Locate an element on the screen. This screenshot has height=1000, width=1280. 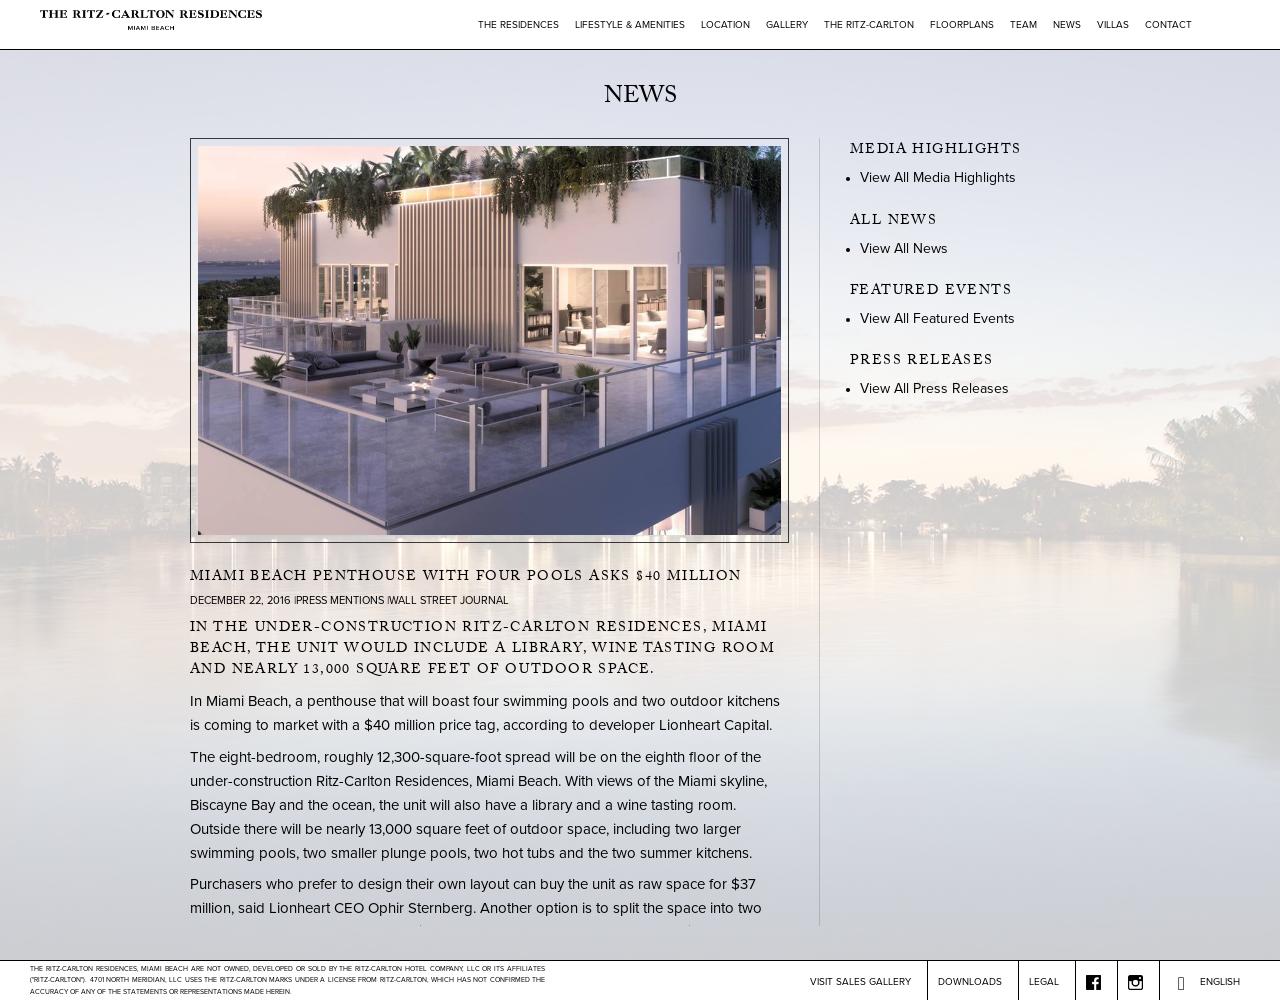
'View All News' is located at coordinates (903, 246).